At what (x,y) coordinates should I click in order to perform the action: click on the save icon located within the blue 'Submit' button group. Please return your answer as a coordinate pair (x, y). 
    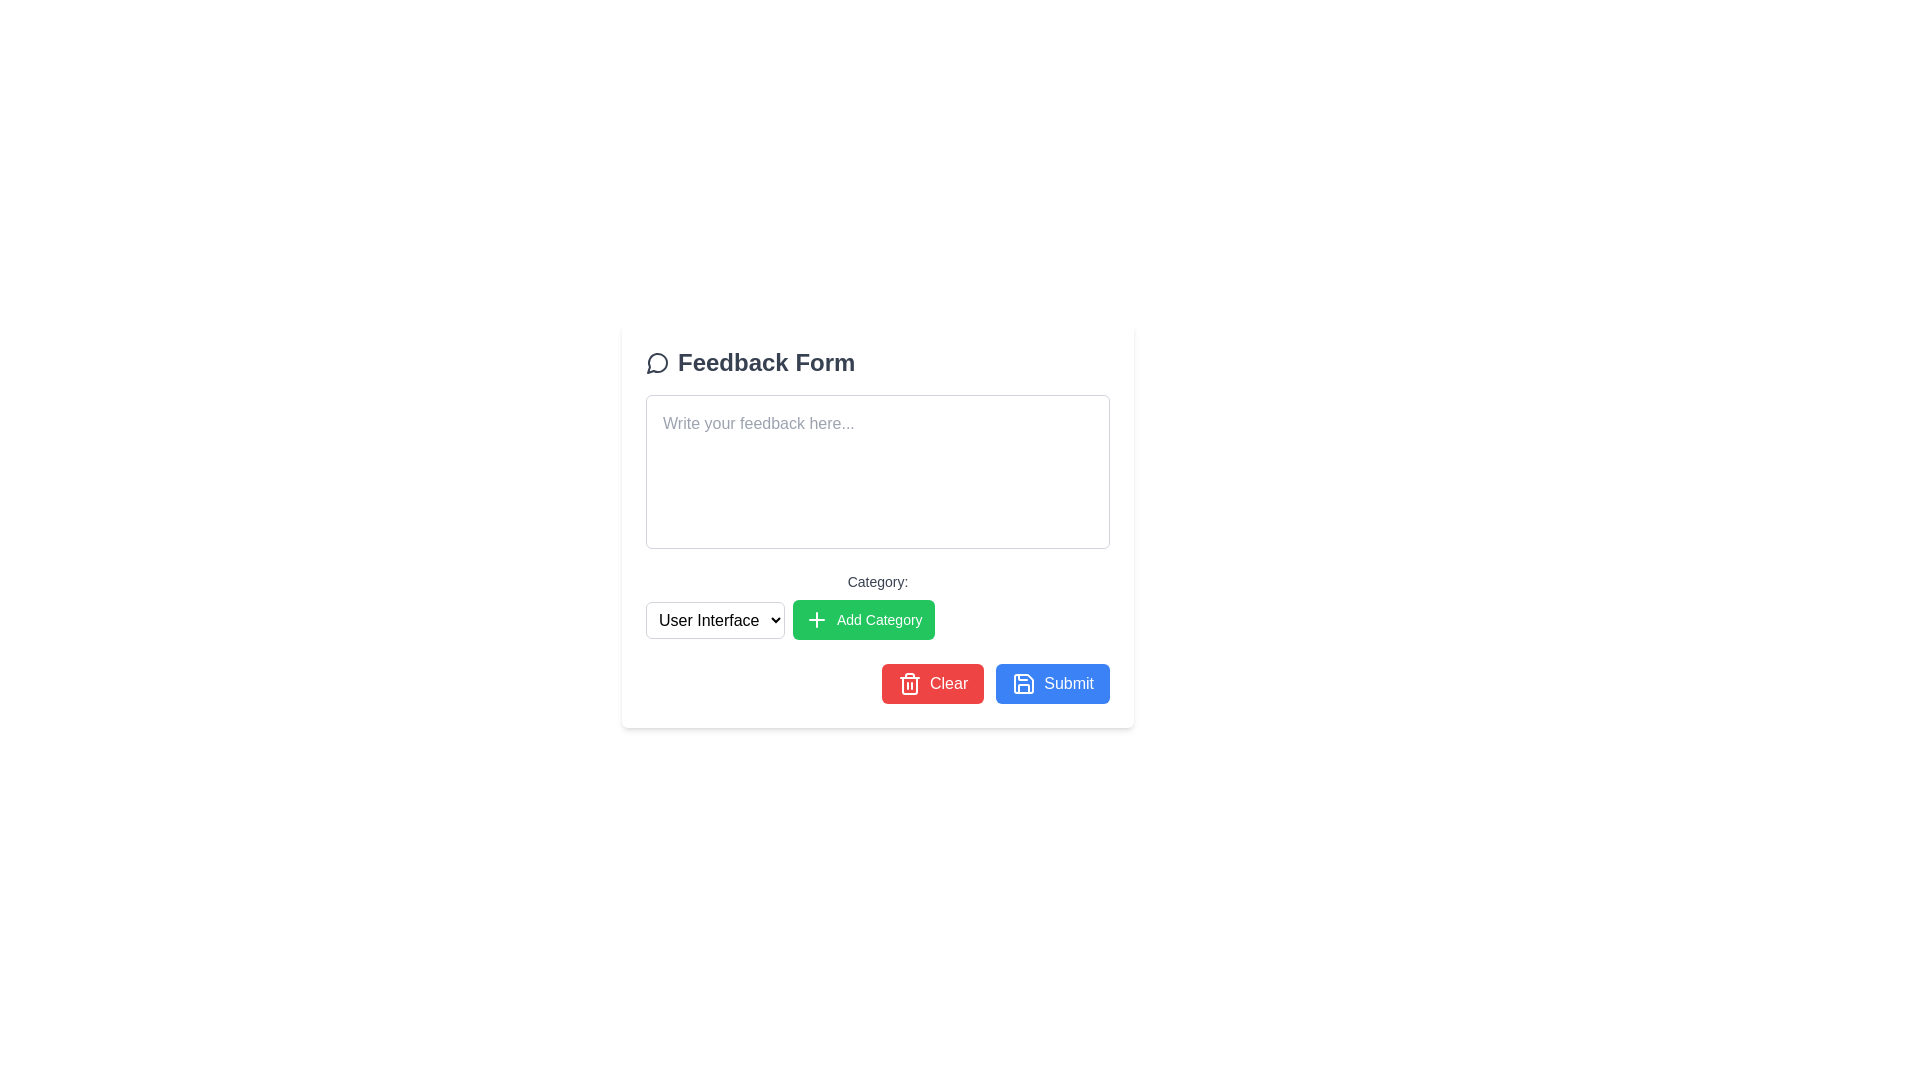
    Looking at the image, I should click on (1024, 682).